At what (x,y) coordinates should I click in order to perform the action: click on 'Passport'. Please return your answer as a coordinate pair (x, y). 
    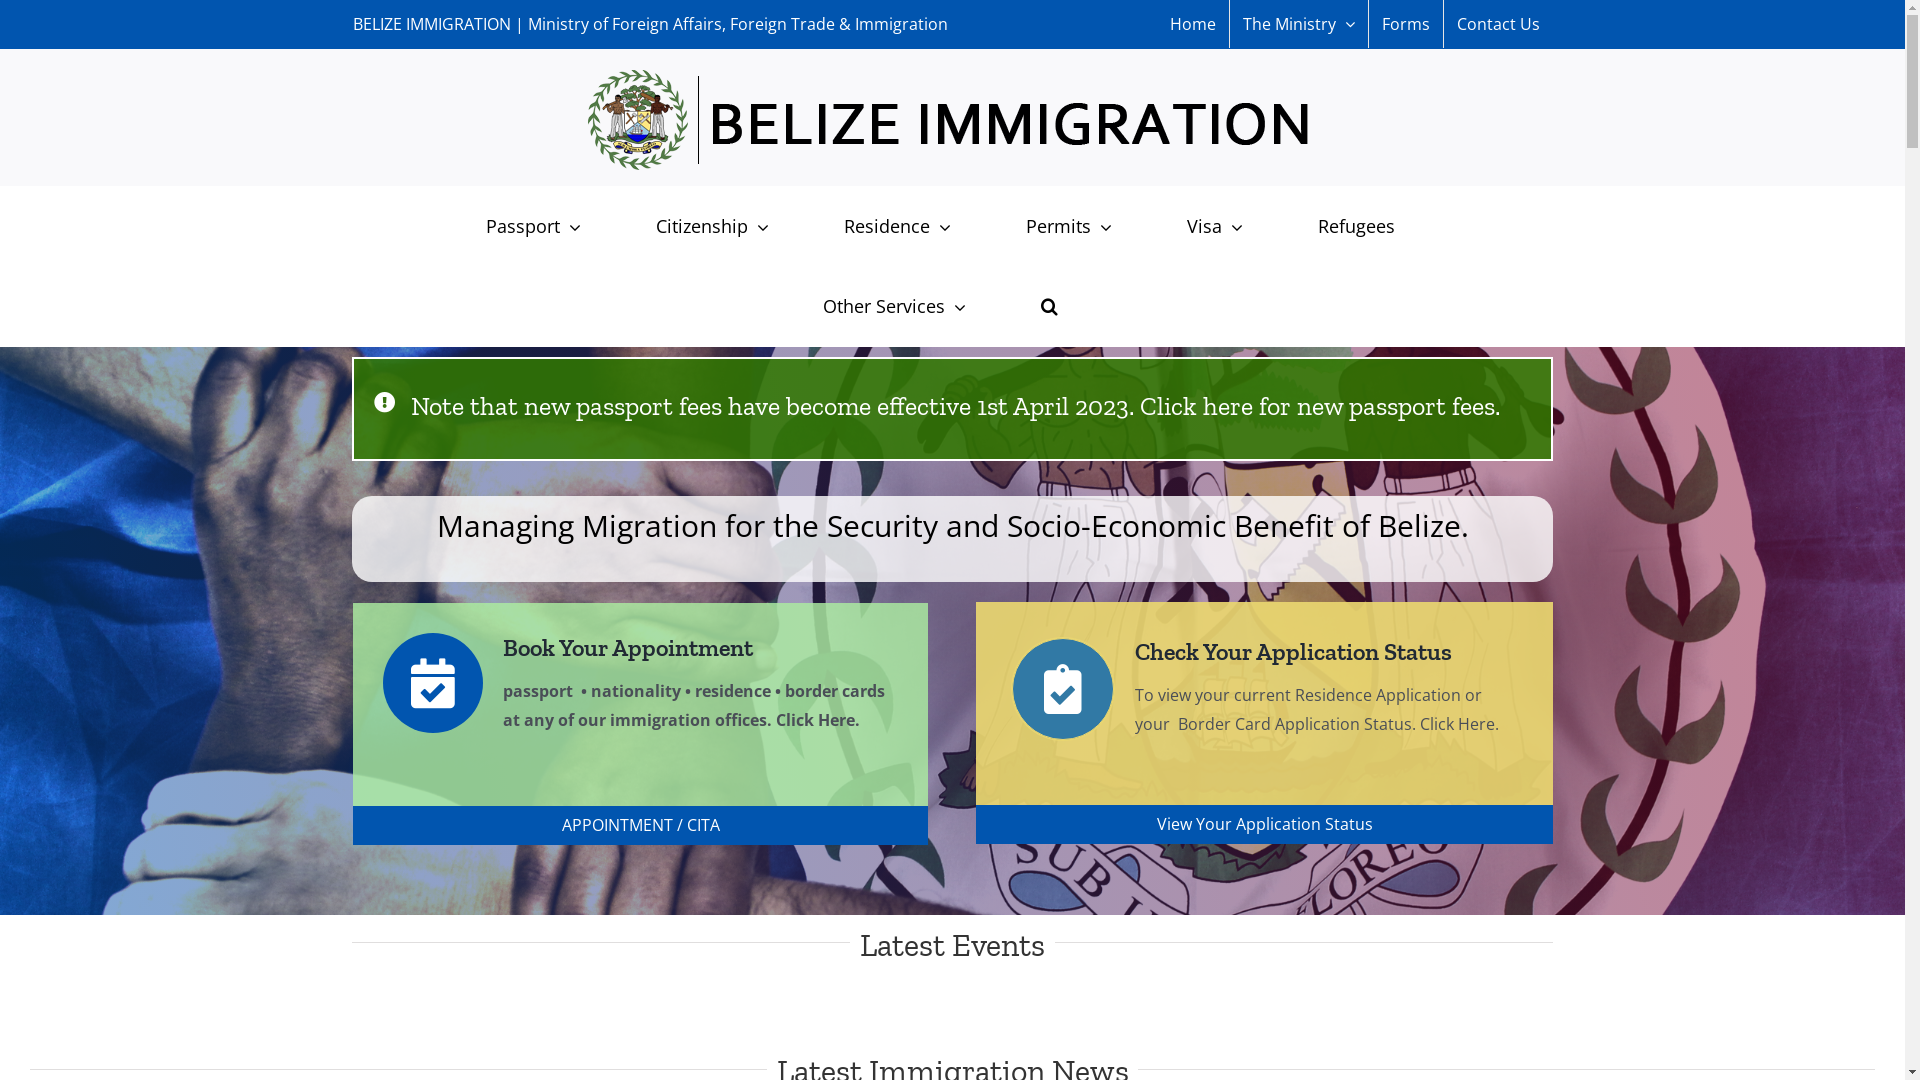
    Looking at the image, I should click on (532, 225).